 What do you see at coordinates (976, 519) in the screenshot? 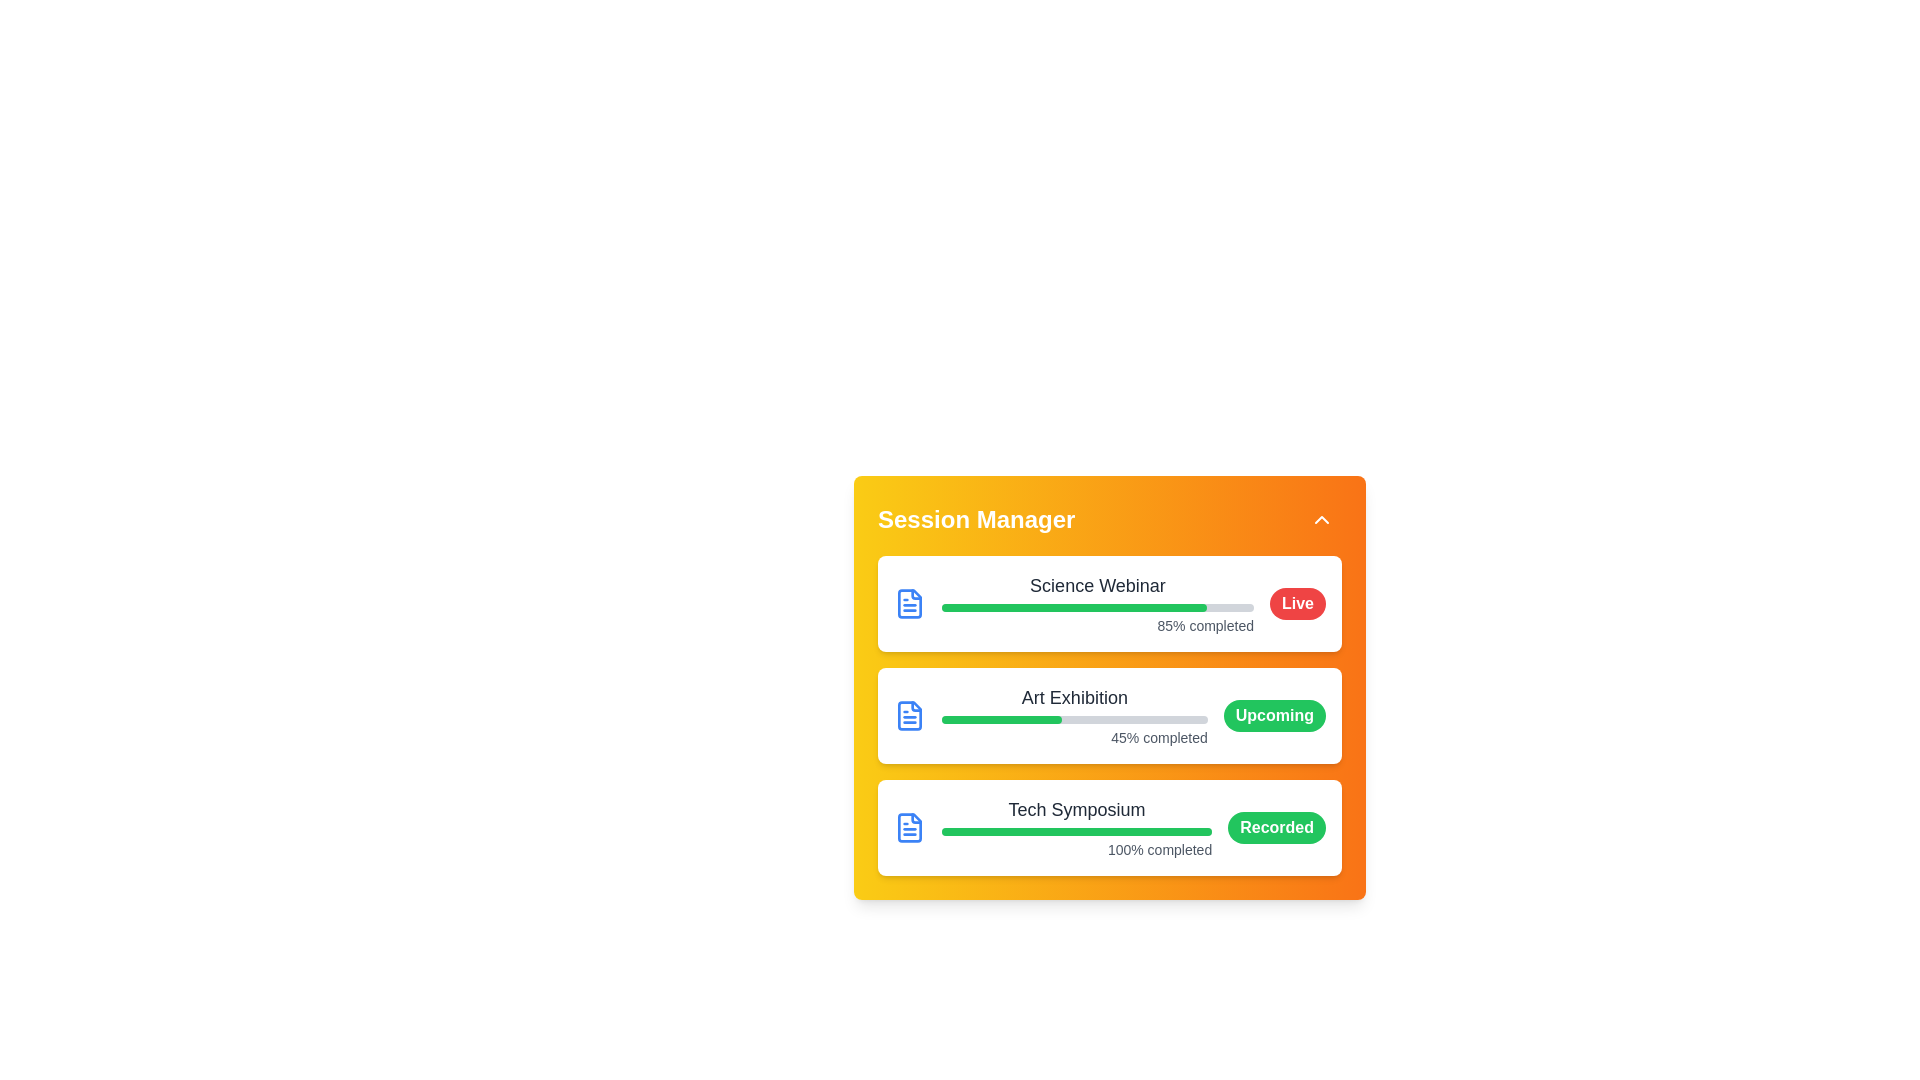
I see `the Text label that serves as a title or heading for the card, which indicates it relates to managing sessions and is positioned at the top left of the orange card component` at bounding box center [976, 519].